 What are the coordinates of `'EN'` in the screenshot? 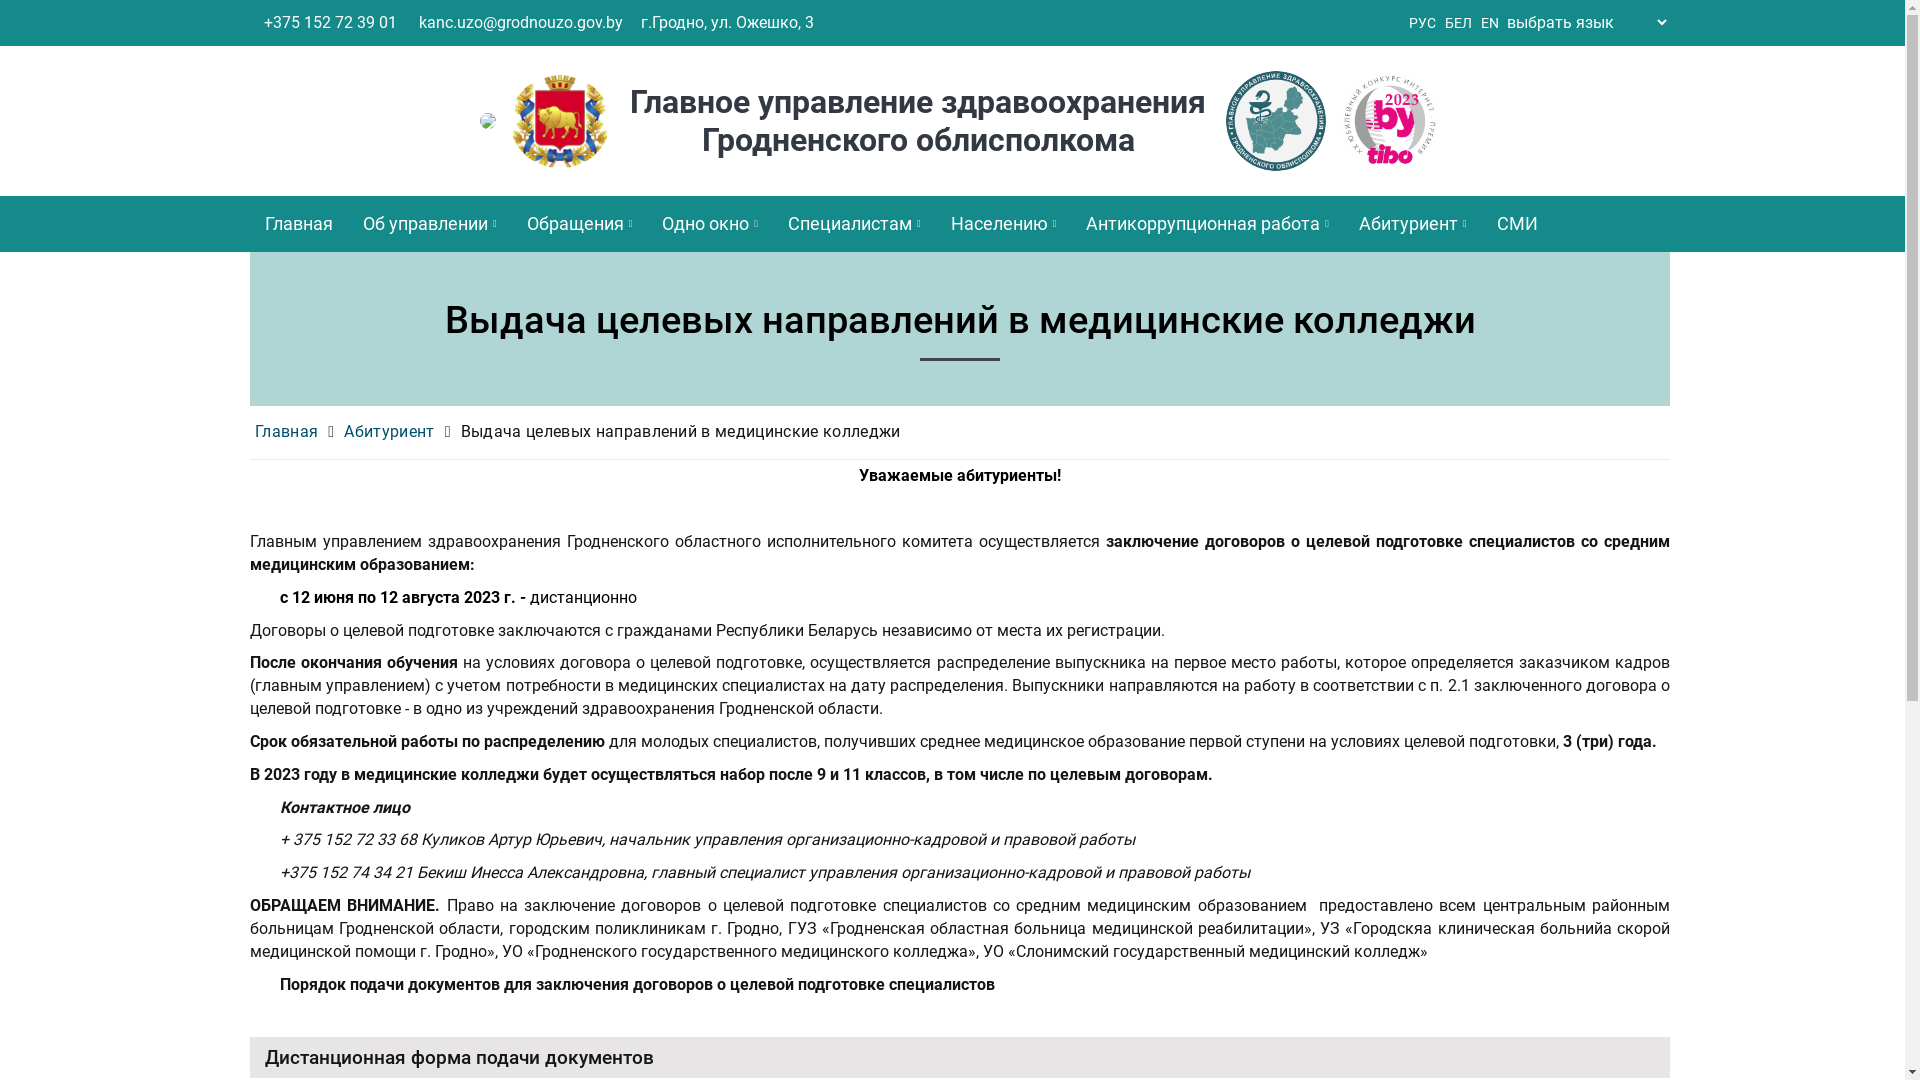 It's located at (1489, 23).